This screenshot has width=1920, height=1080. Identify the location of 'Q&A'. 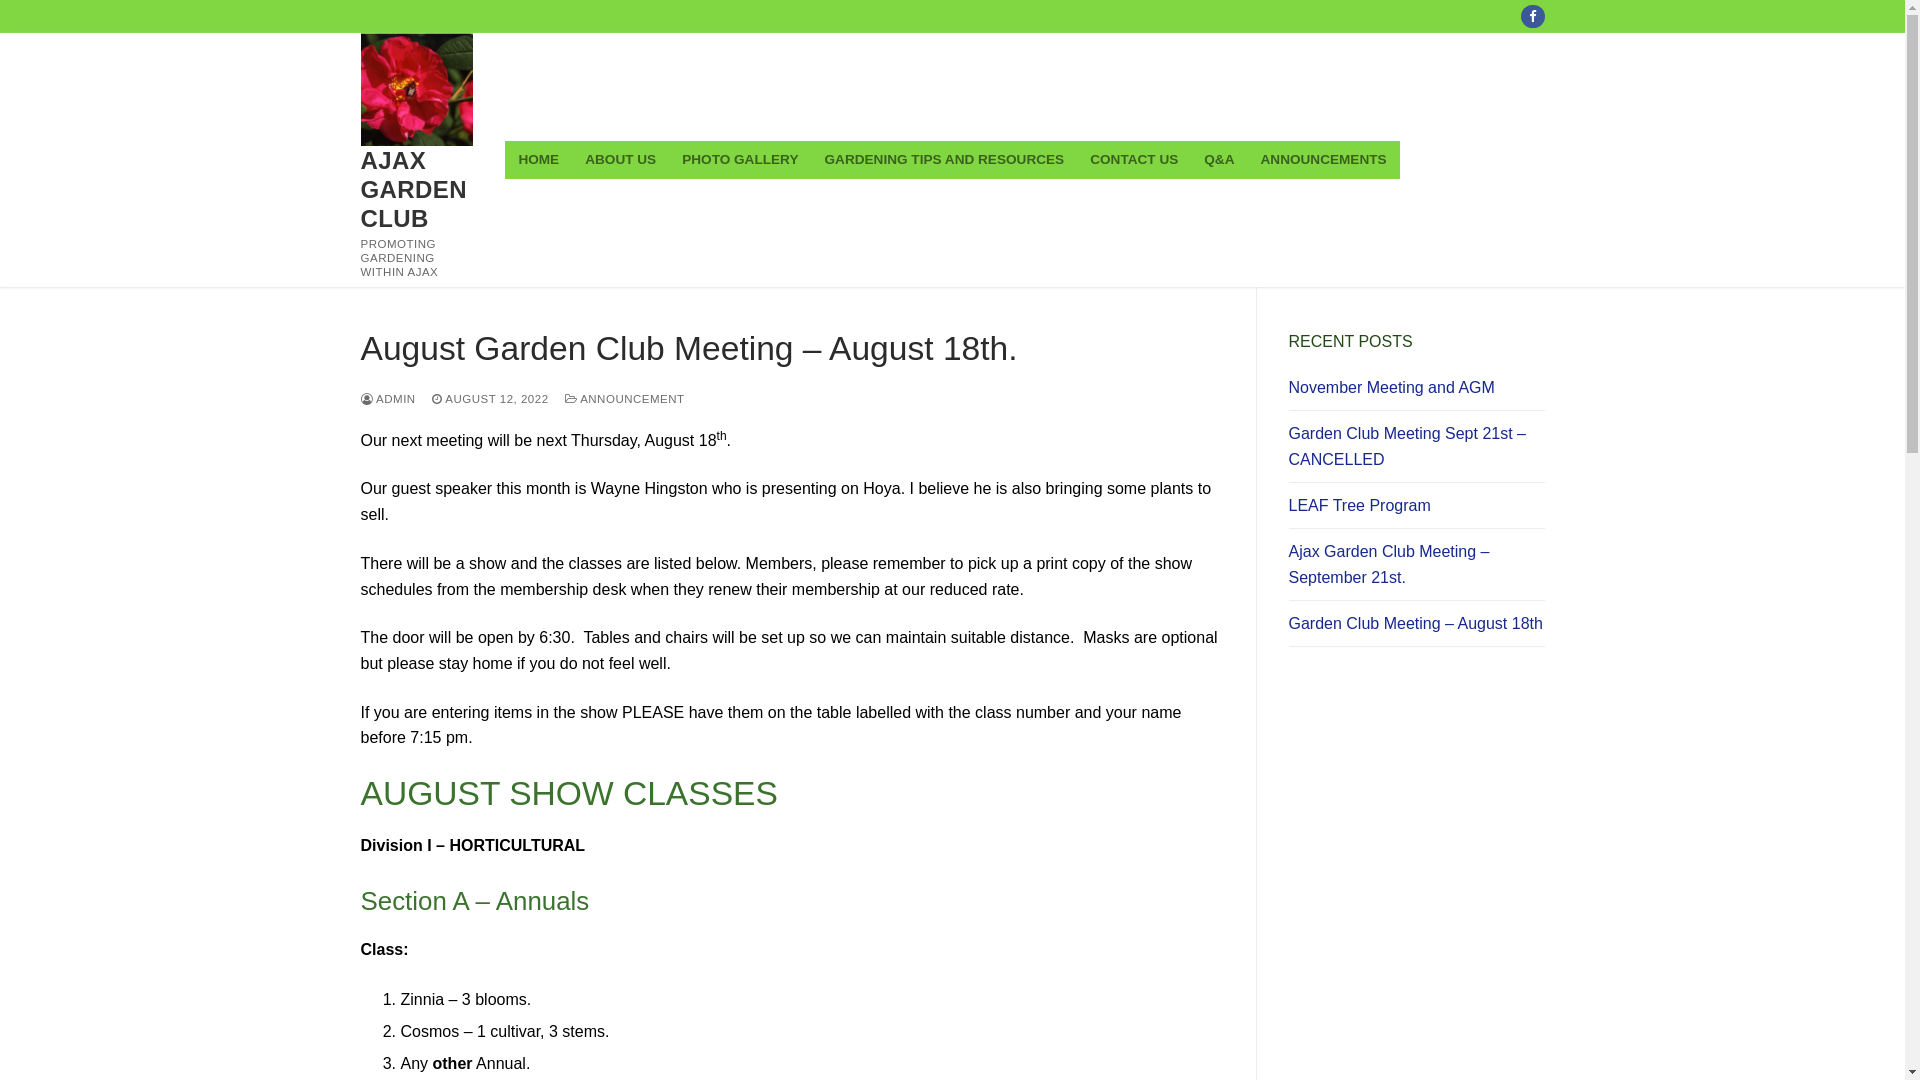
(1218, 158).